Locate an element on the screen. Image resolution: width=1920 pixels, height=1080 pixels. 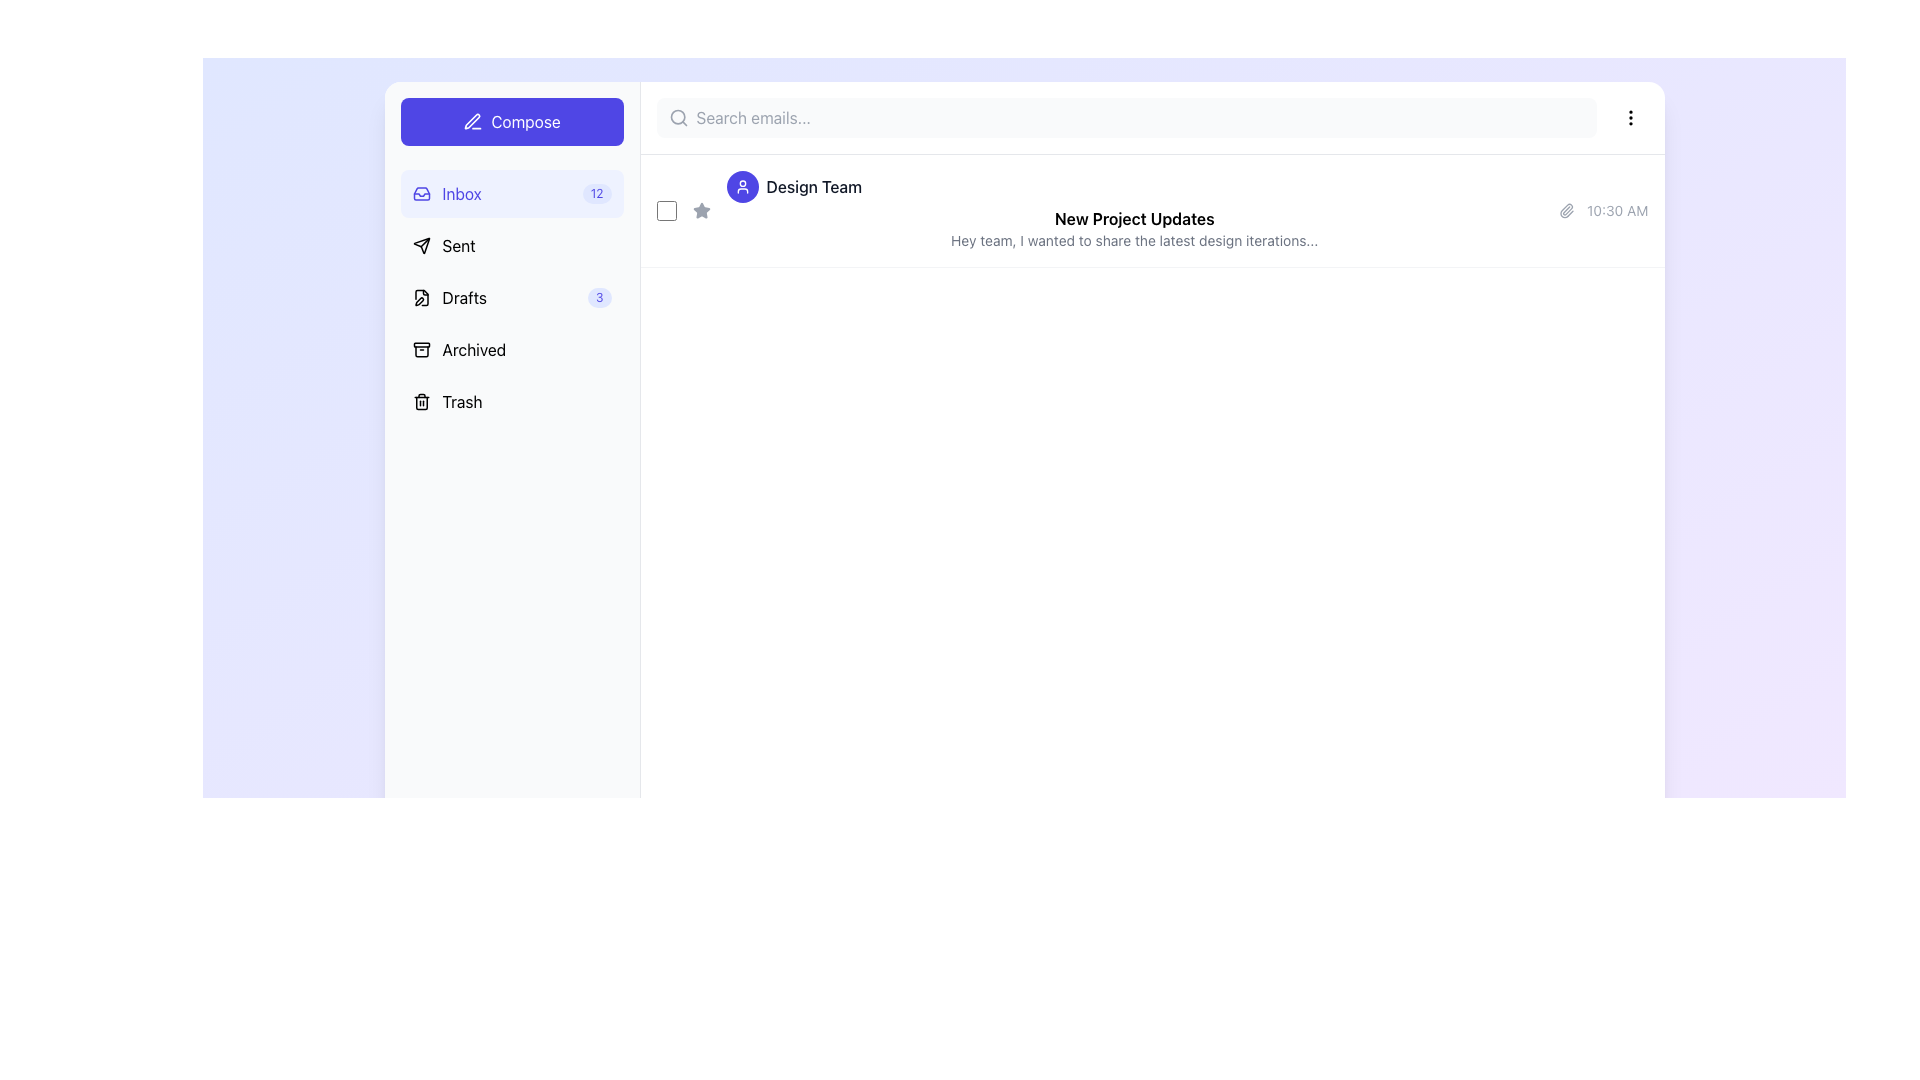
the 'Drafts' label in the sidebar, which is positioned under 'Sent' and above 'Archived' is located at coordinates (463, 297).